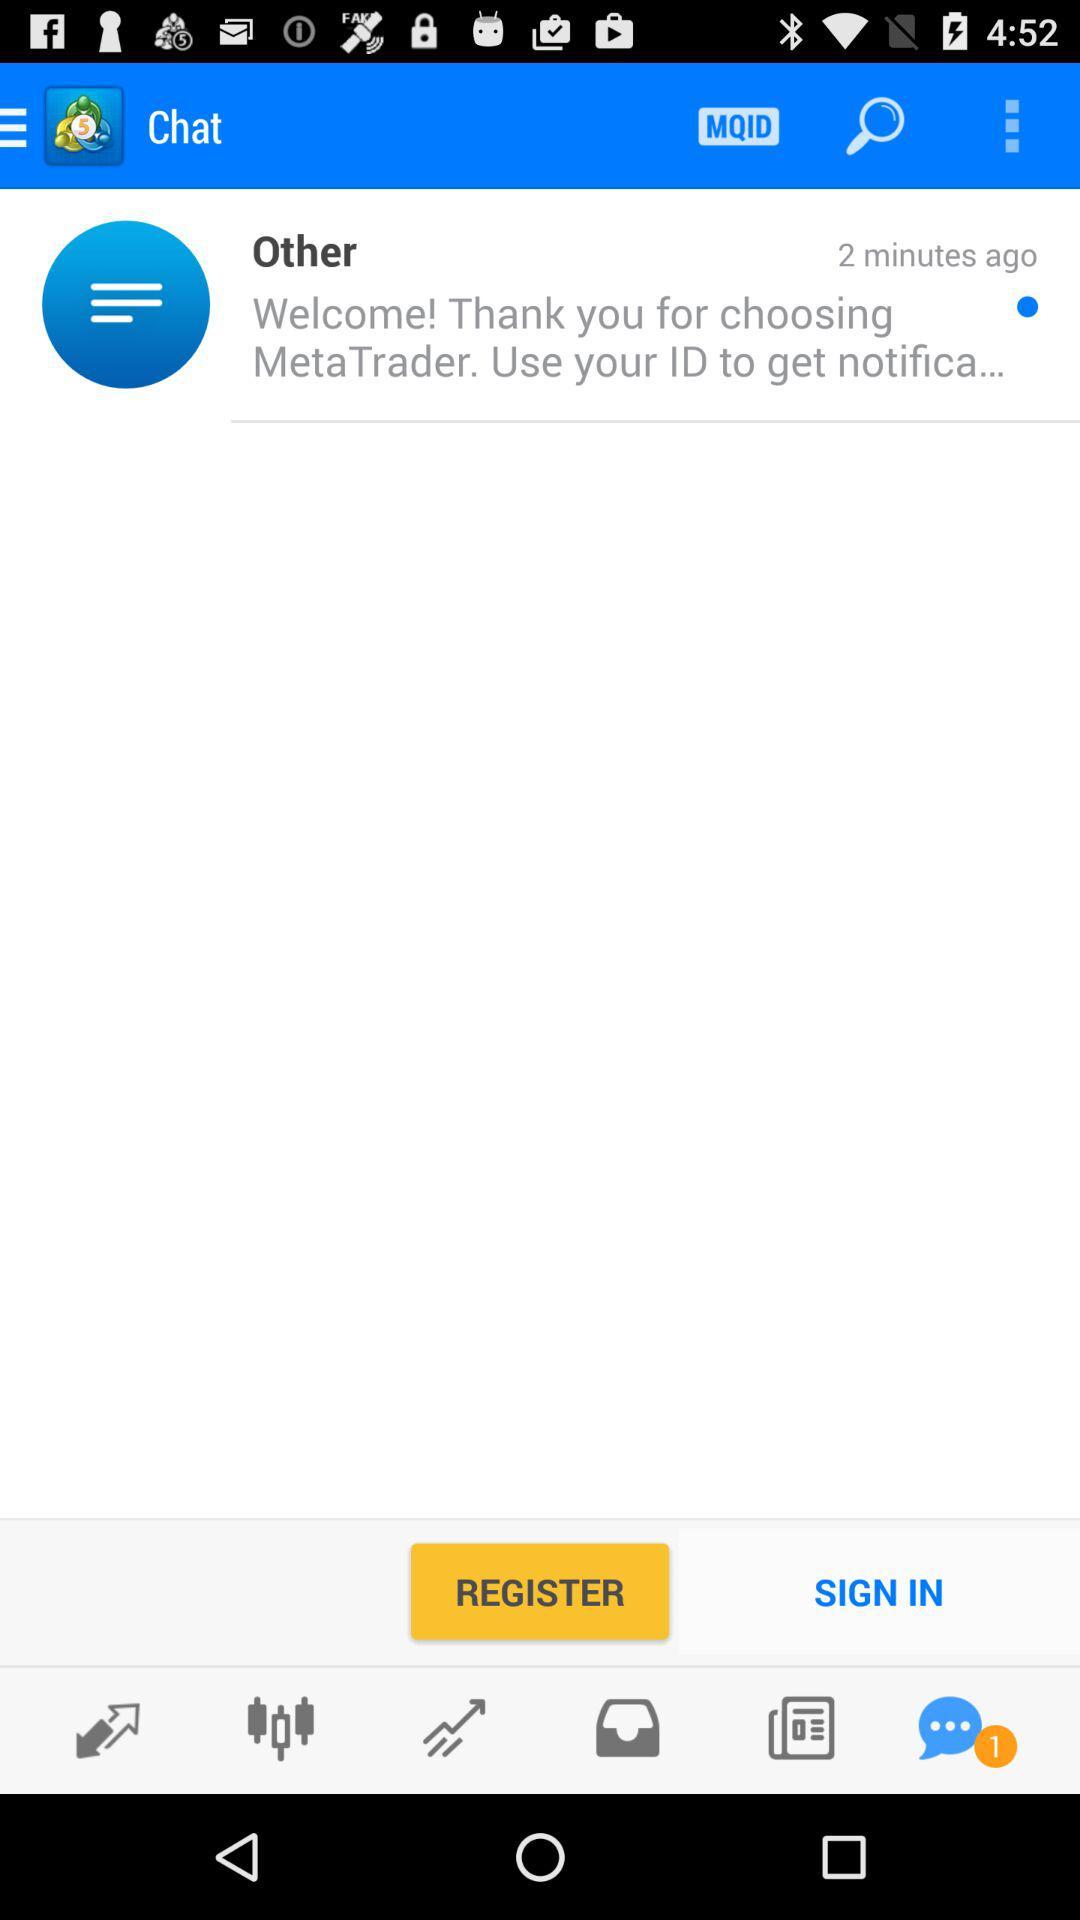 The image size is (1080, 1920). Describe the element at coordinates (696, 255) in the screenshot. I see `the 2 minutes ago icon` at that location.